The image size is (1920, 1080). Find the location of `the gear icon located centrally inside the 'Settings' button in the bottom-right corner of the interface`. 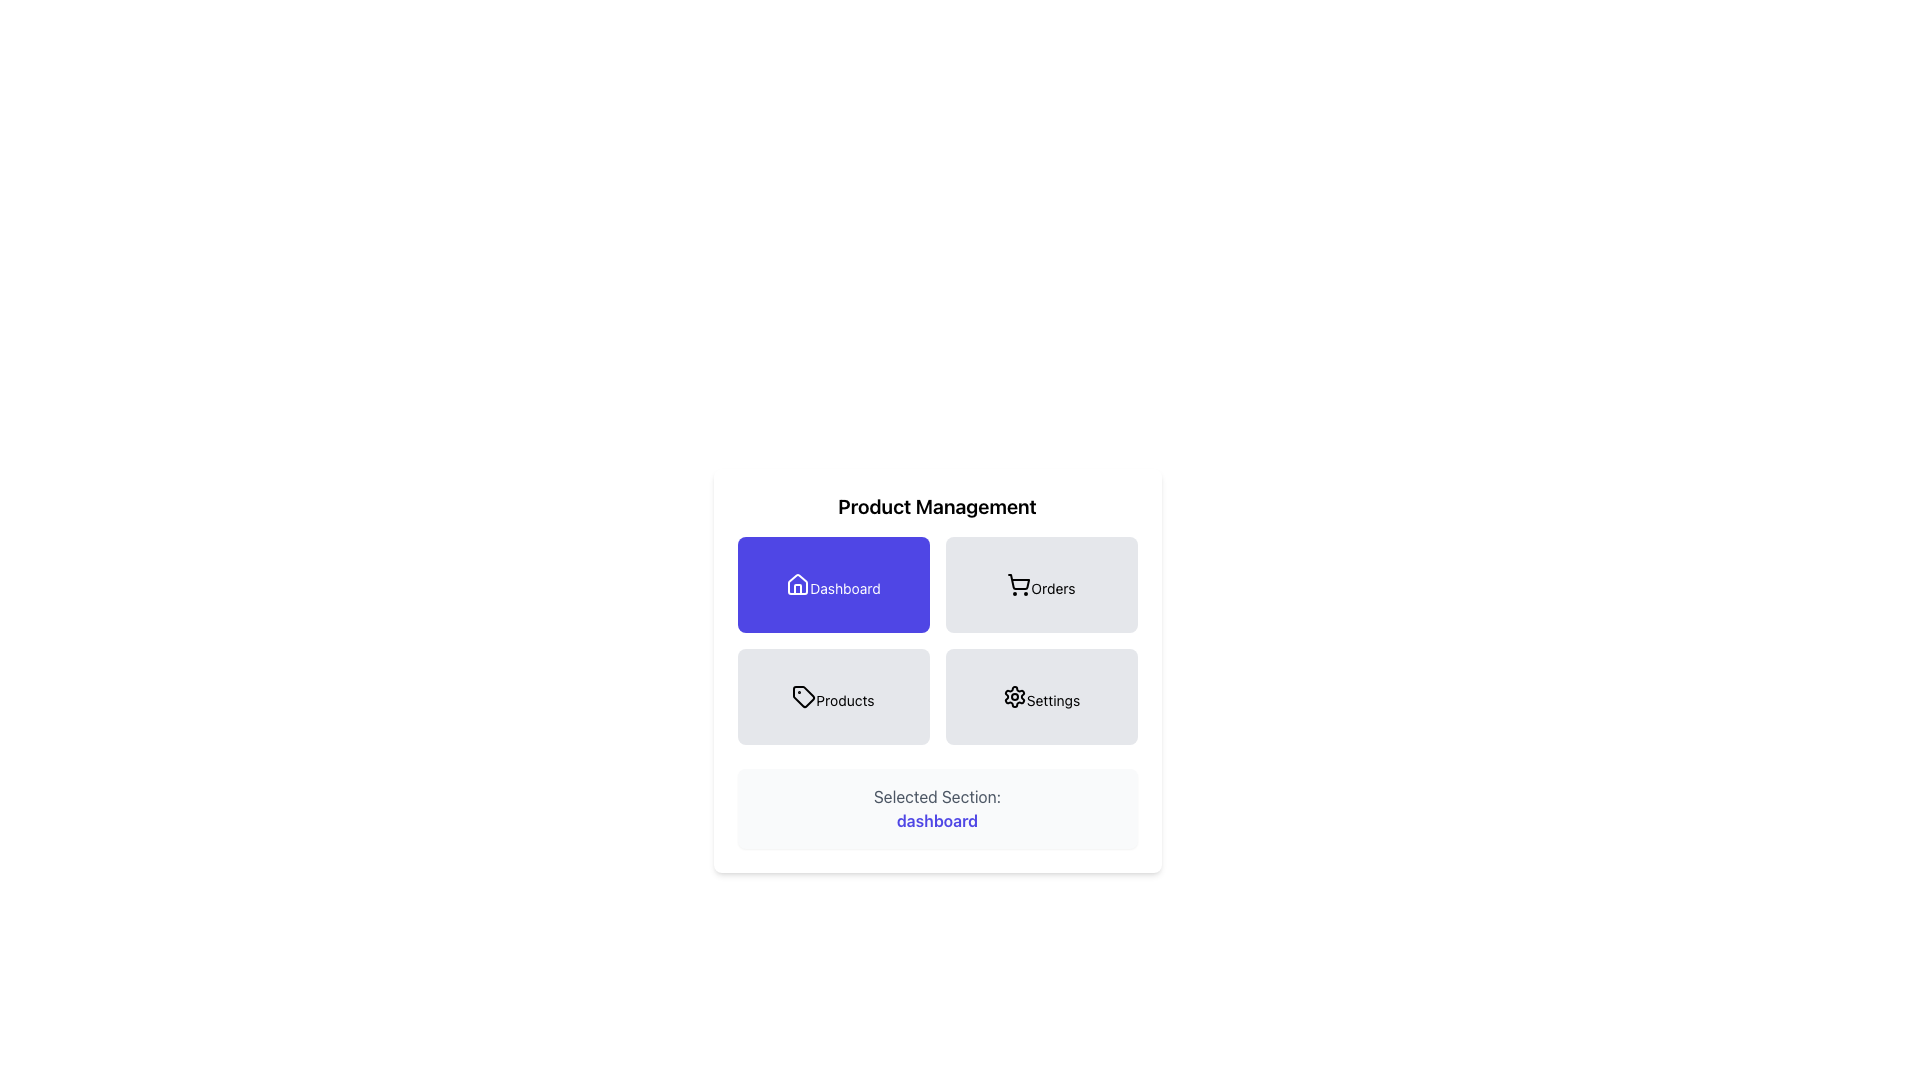

the gear icon located centrally inside the 'Settings' button in the bottom-right corner of the interface is located at coordinates (1014, 696).